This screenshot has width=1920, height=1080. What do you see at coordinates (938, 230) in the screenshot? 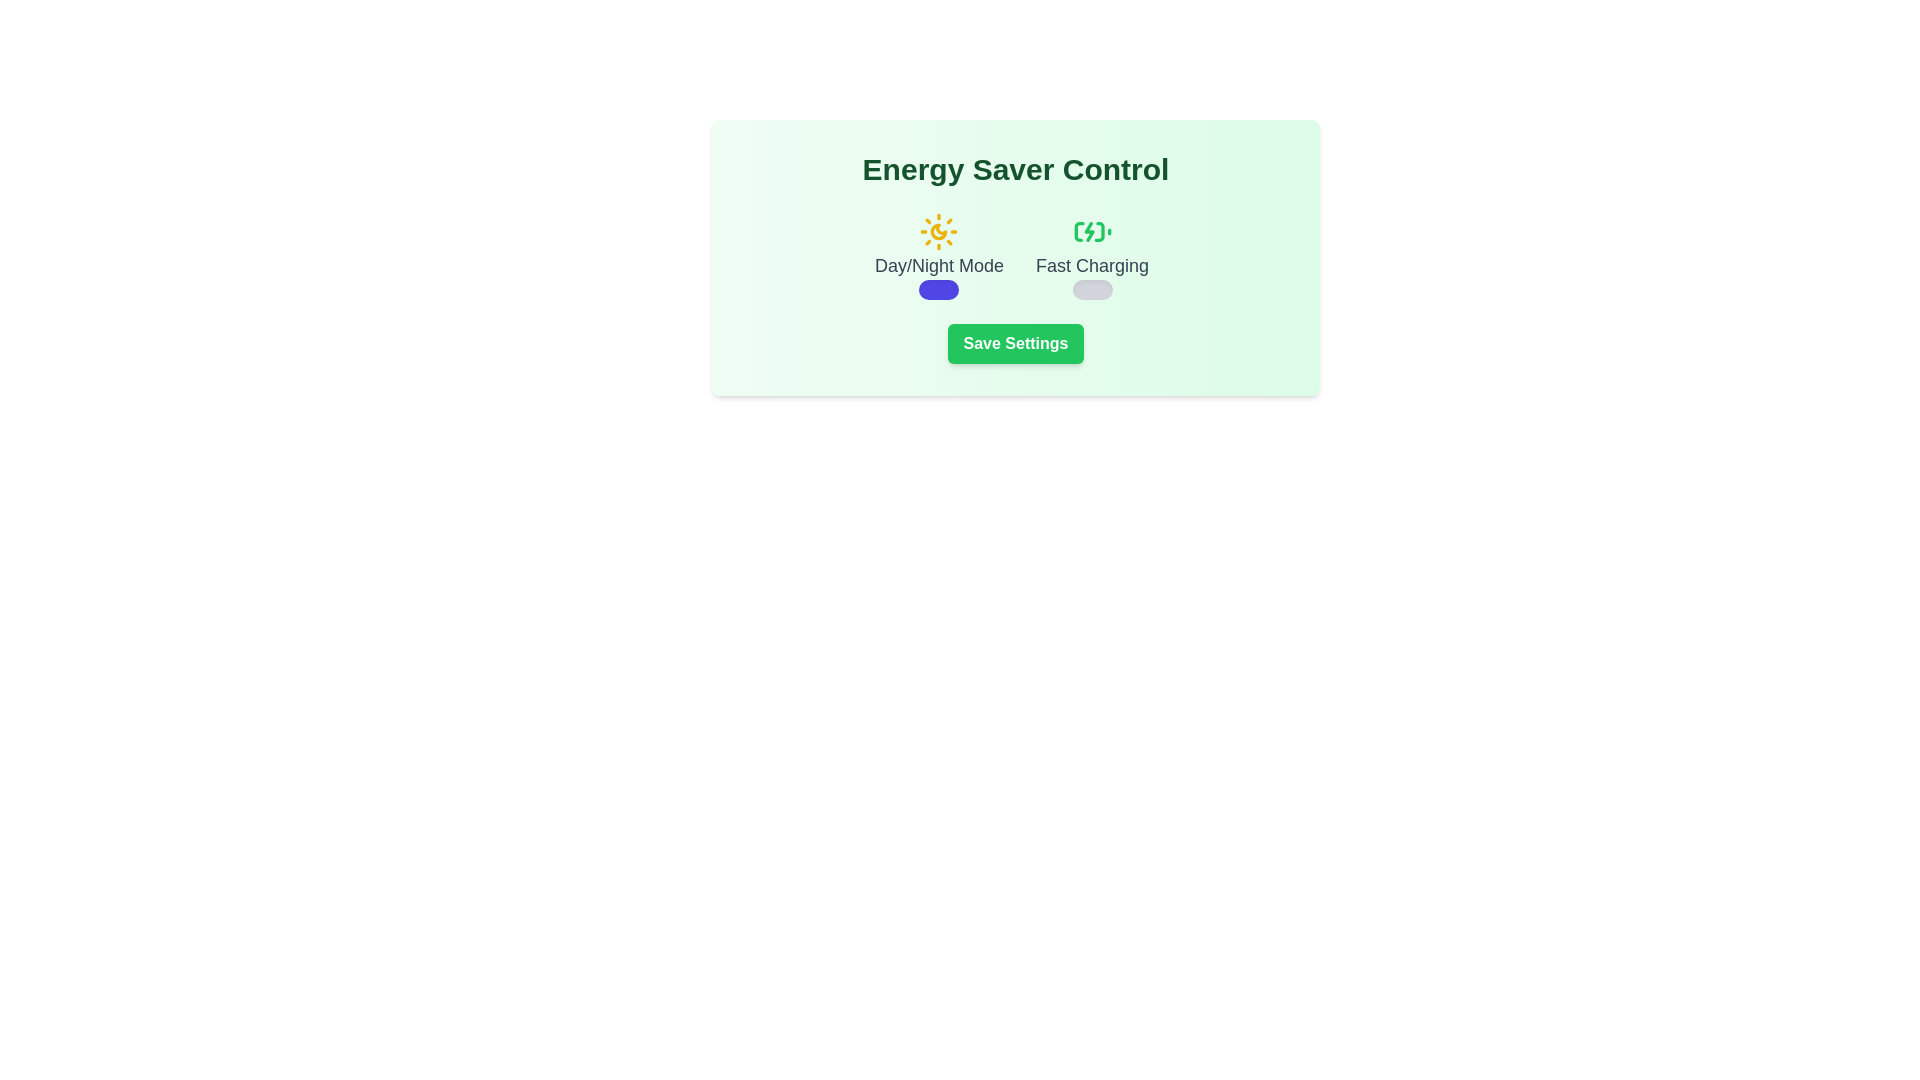
I see `the 'Day/Night Mode' icon to inspect it` at bounding box center [938, 230].